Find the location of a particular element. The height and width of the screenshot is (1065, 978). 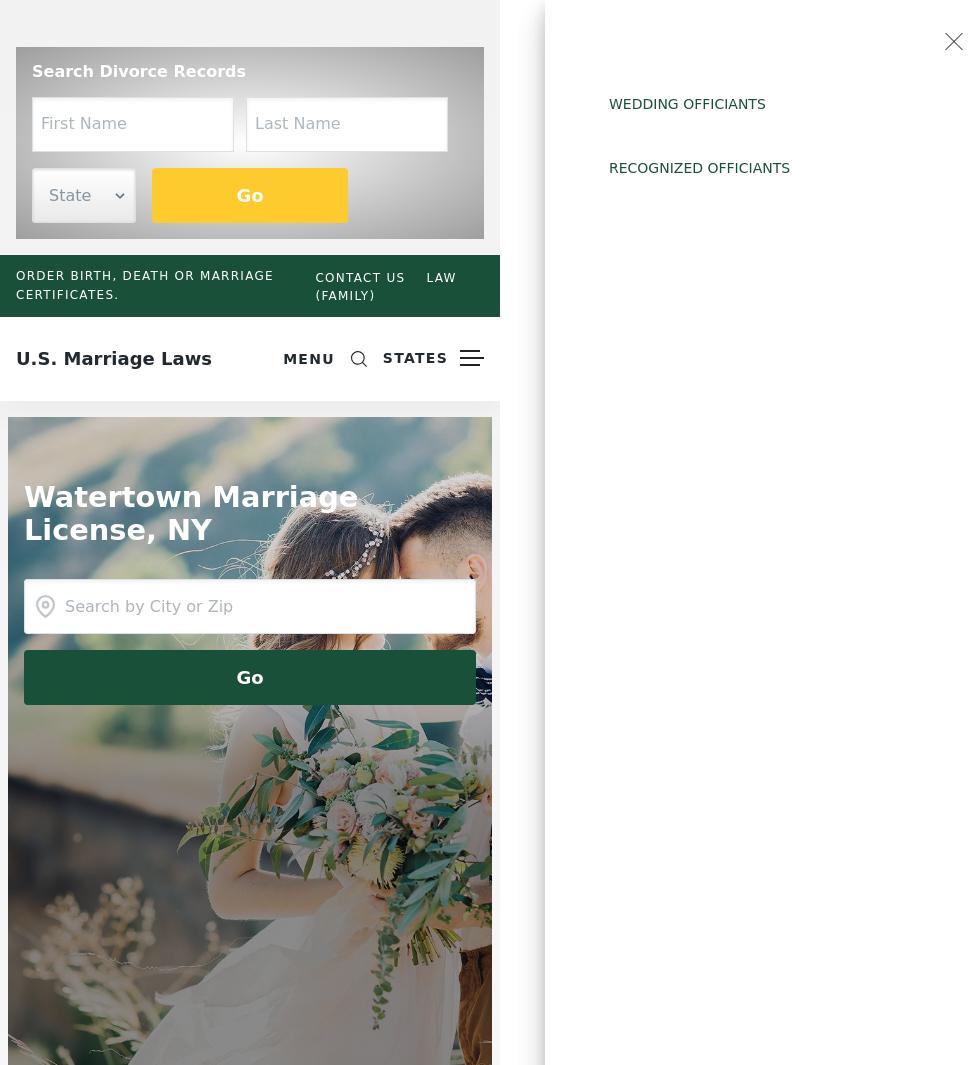

'Order birth, death or marriage certificates.' is located at coordinates (144, 283).